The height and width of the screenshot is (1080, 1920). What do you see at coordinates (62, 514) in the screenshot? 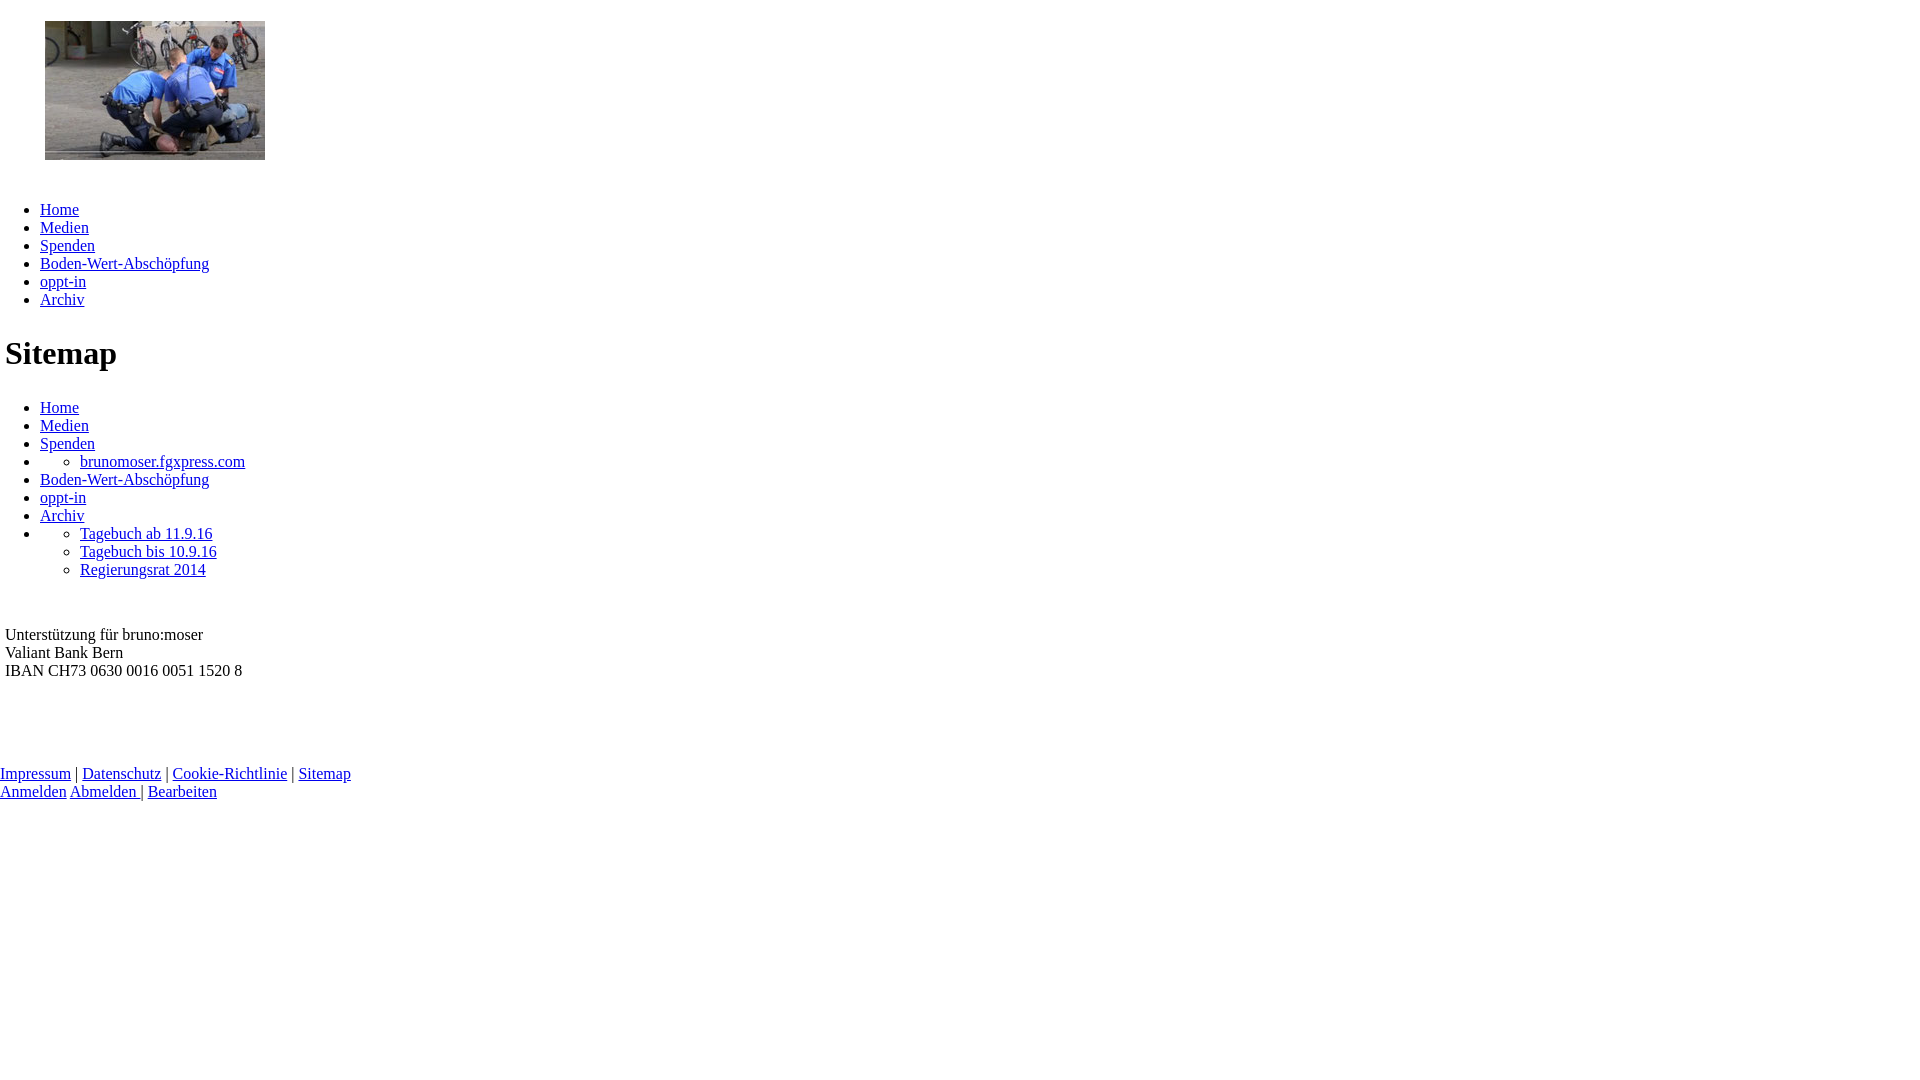
I see `'Archiv'` at bounding box center [62, 514].